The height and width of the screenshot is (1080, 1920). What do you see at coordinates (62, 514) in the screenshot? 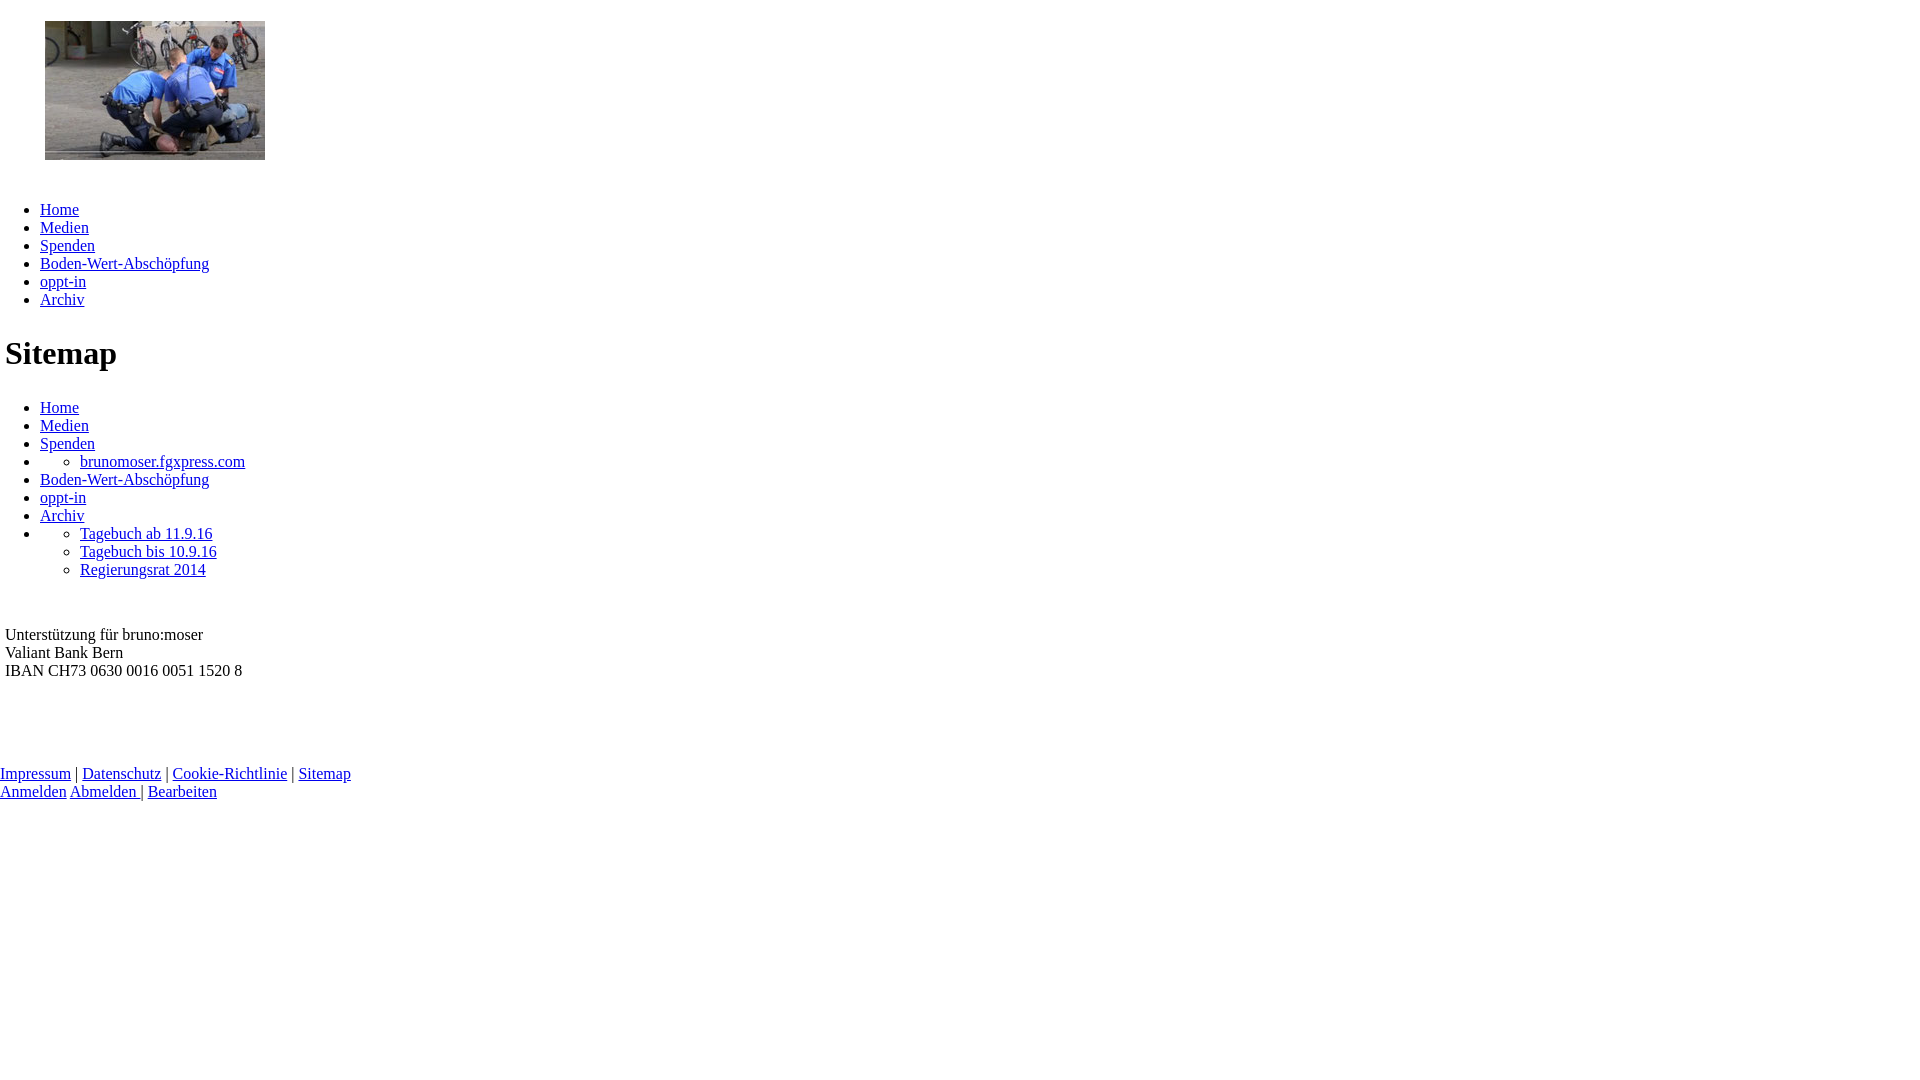
I see `'Archiv'` at bounding box center [62, 514].